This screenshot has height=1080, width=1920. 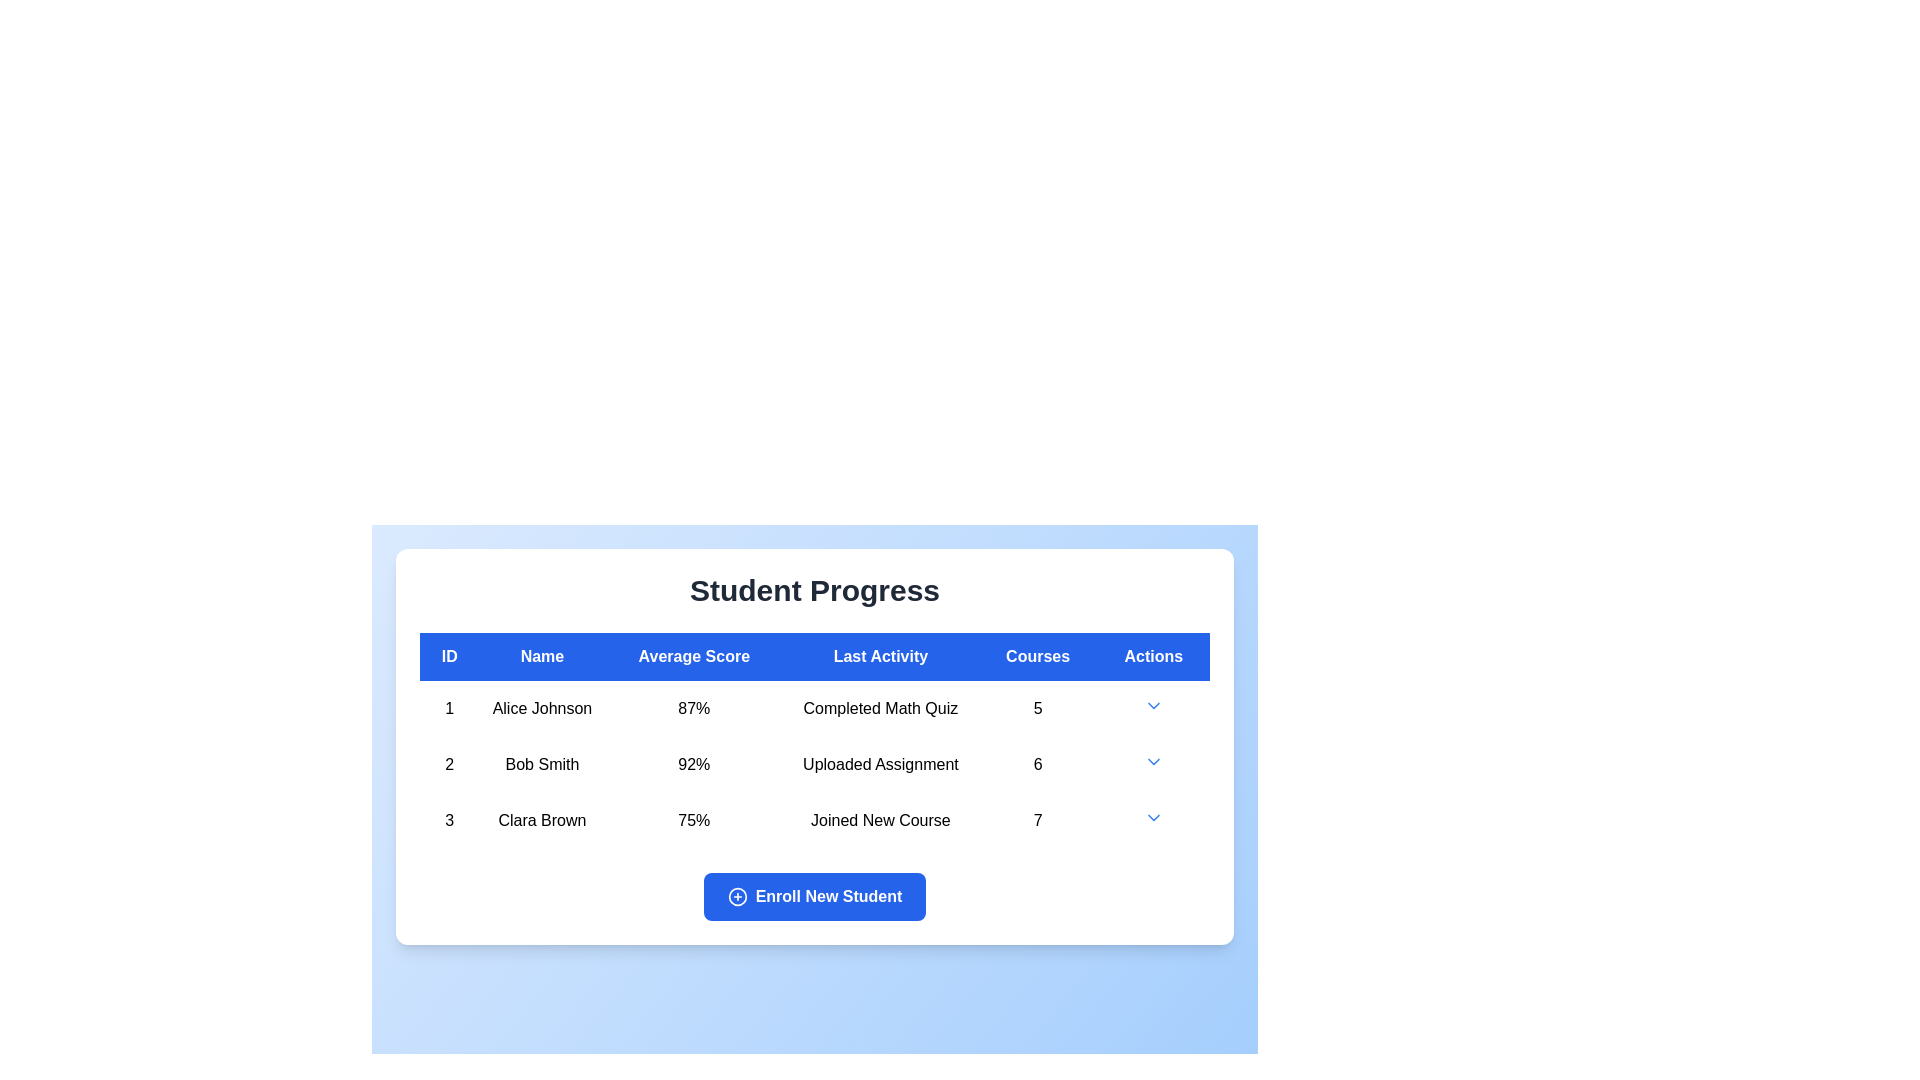 I want to click on the text label displaying 'Uploaded Assignment' in the 'Last Activity' column of the 'Student Progress' table, so click(x=880, y=764).